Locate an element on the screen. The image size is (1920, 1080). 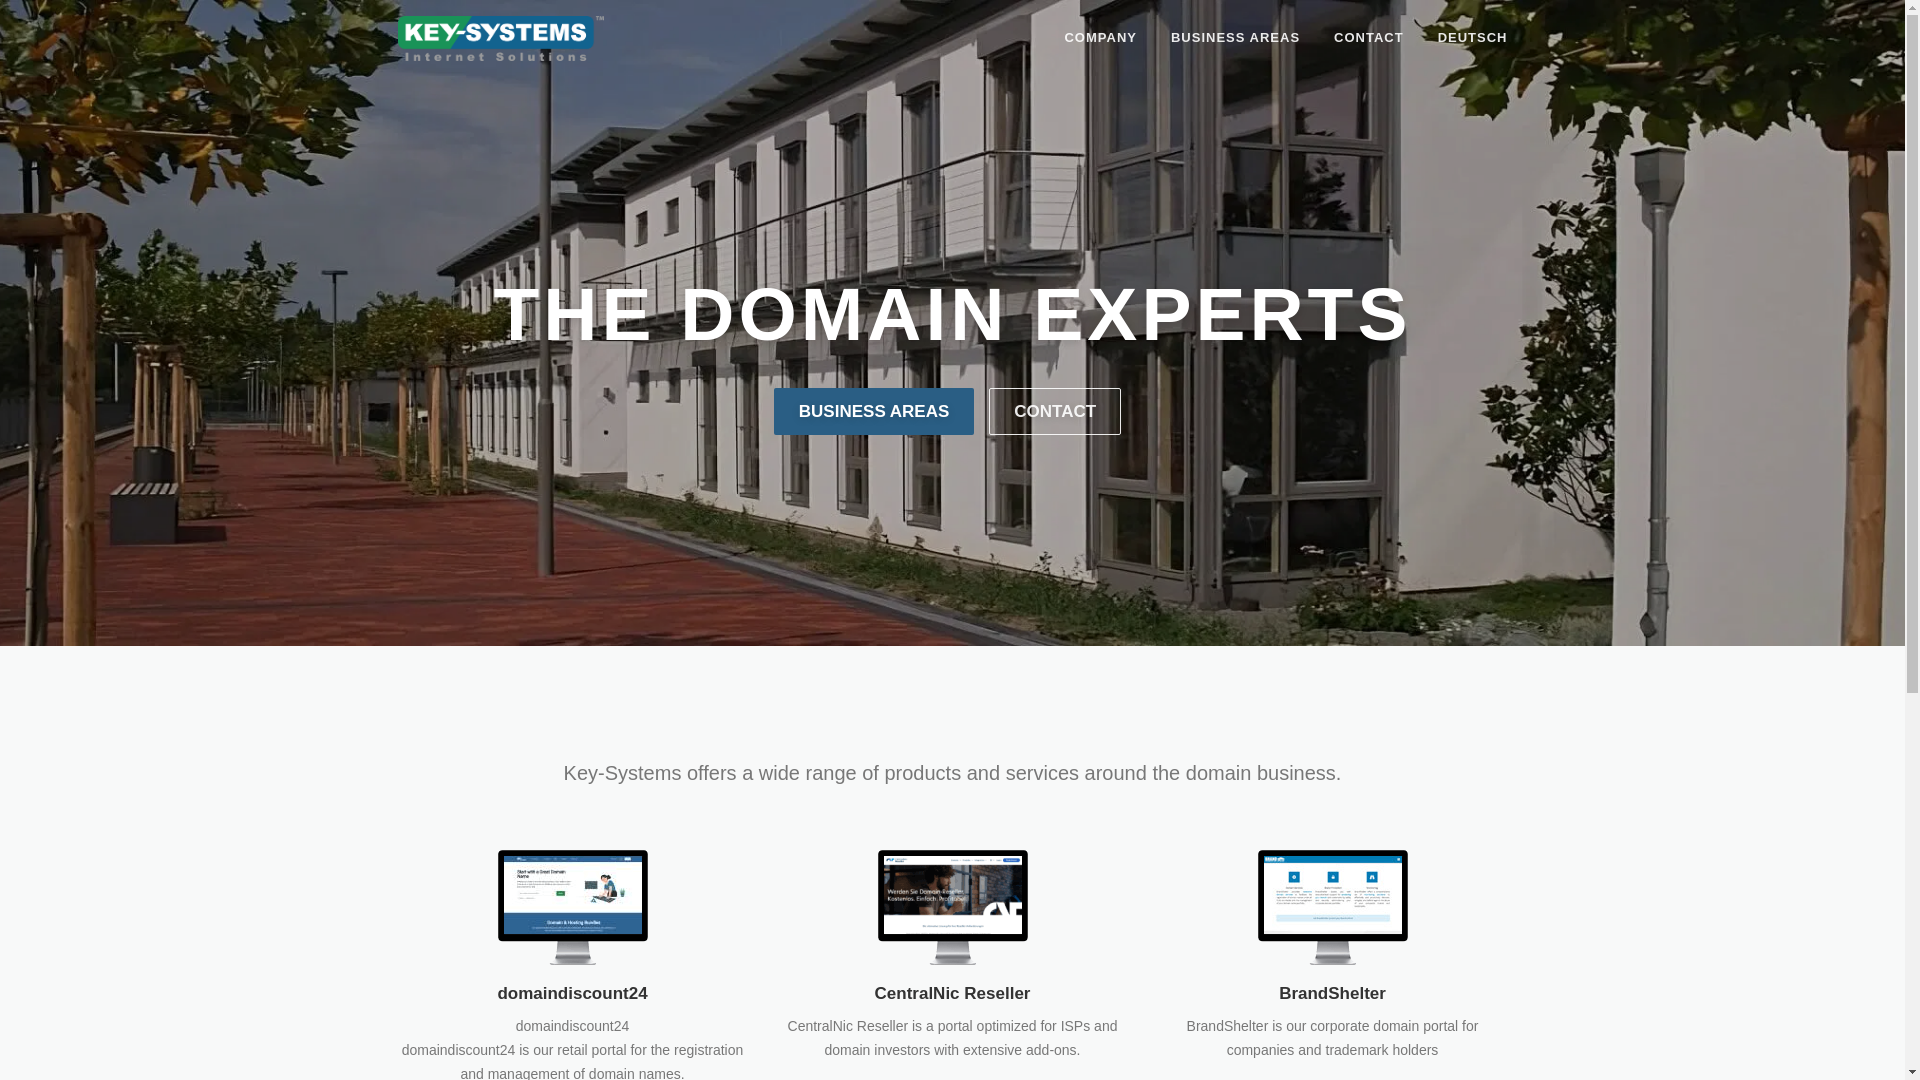
'BrandShelter' is located at coordinates (1332, 993).